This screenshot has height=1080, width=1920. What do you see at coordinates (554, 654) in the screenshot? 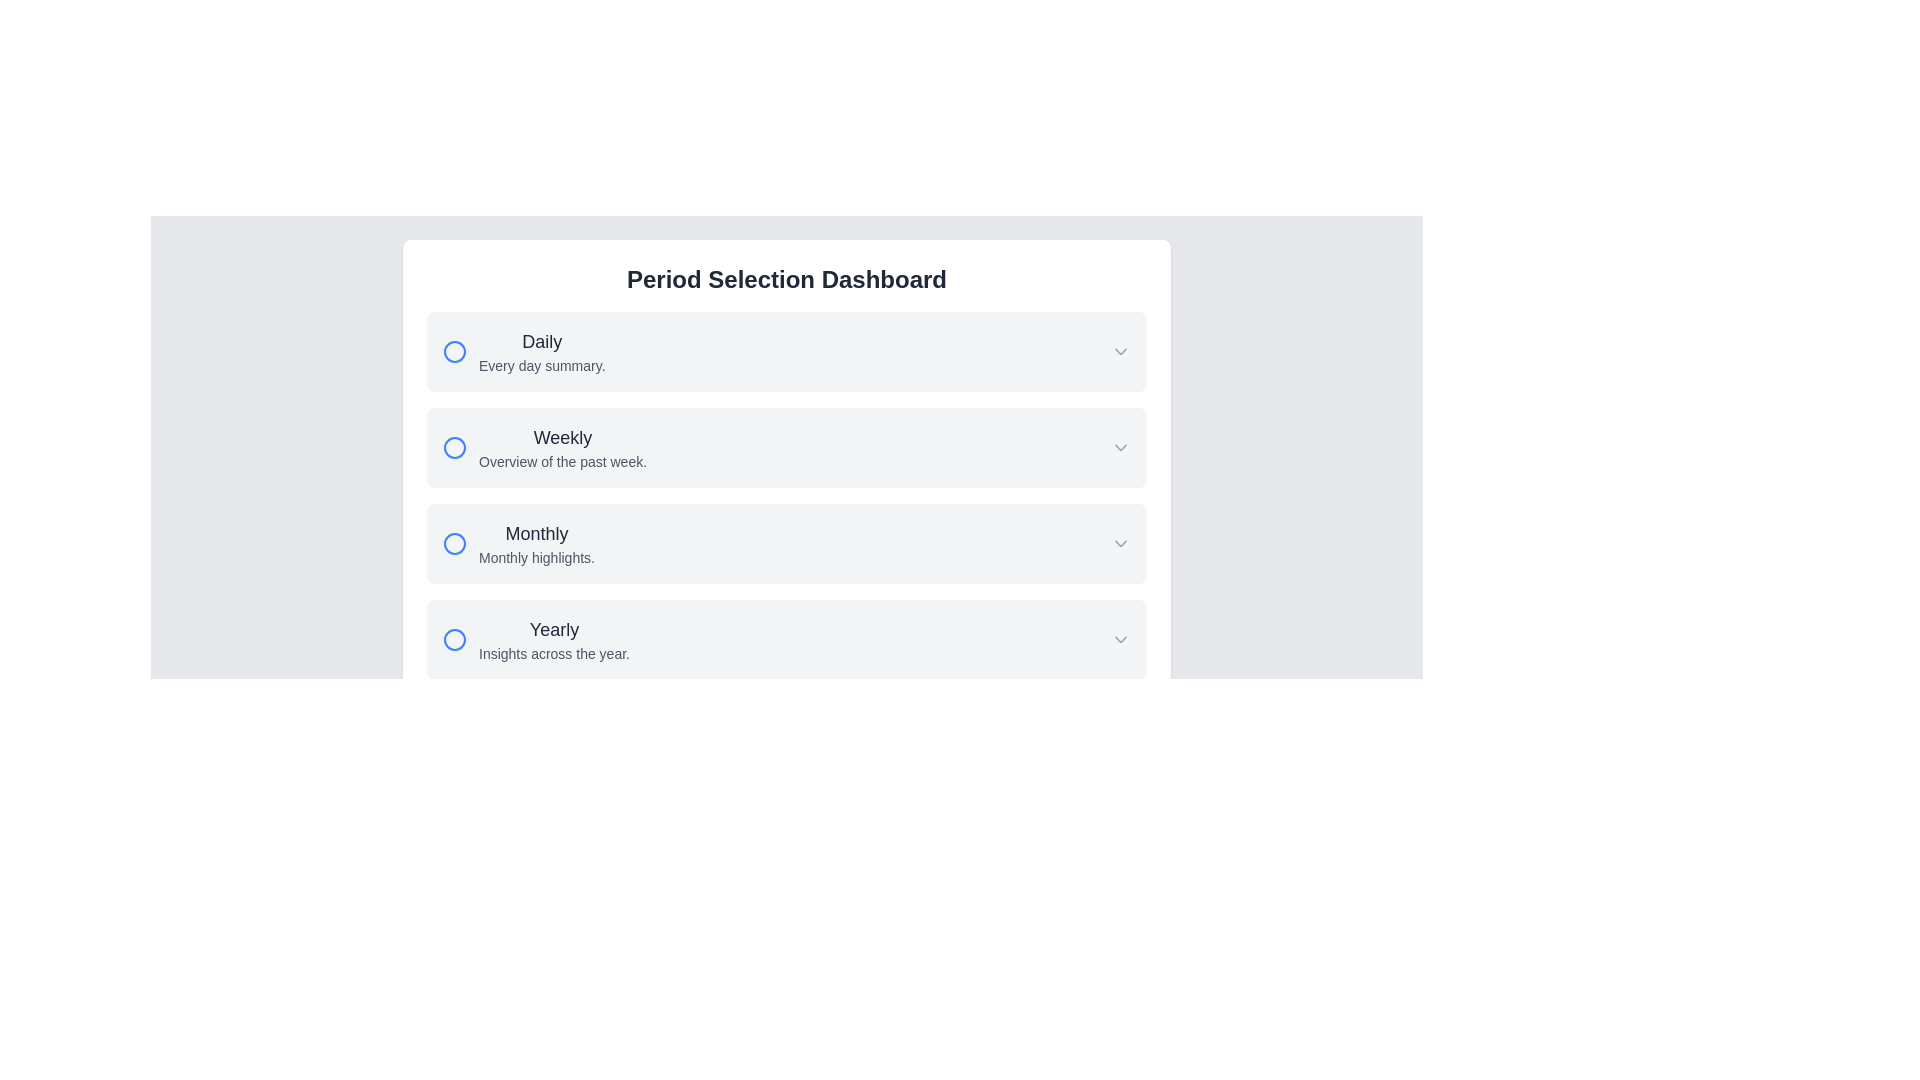
I see `the text label that says 'Insights across the year.' which is styled with a smaller font size and gray color, located below the 'Yearly' option in the 'Period Selection Dashboard'` at bounding box center [554, 654].